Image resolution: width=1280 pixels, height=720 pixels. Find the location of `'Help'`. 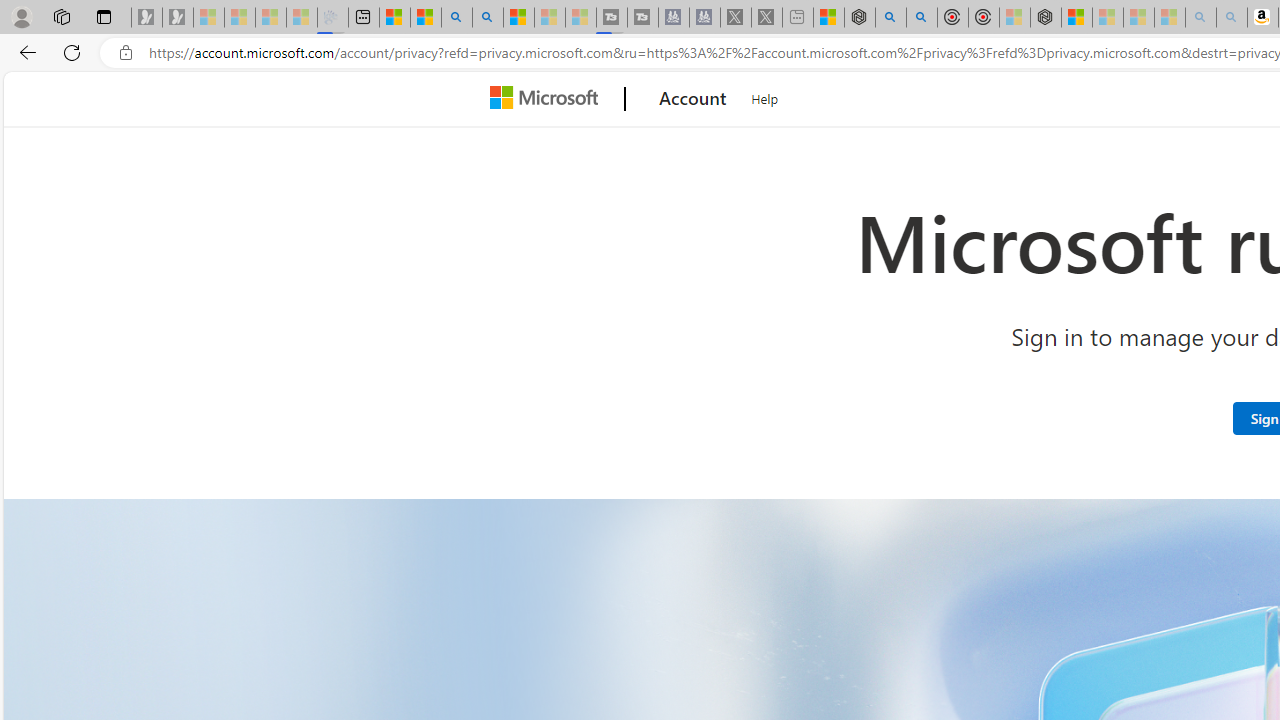

'Help' is located at coordinates (764, 96).